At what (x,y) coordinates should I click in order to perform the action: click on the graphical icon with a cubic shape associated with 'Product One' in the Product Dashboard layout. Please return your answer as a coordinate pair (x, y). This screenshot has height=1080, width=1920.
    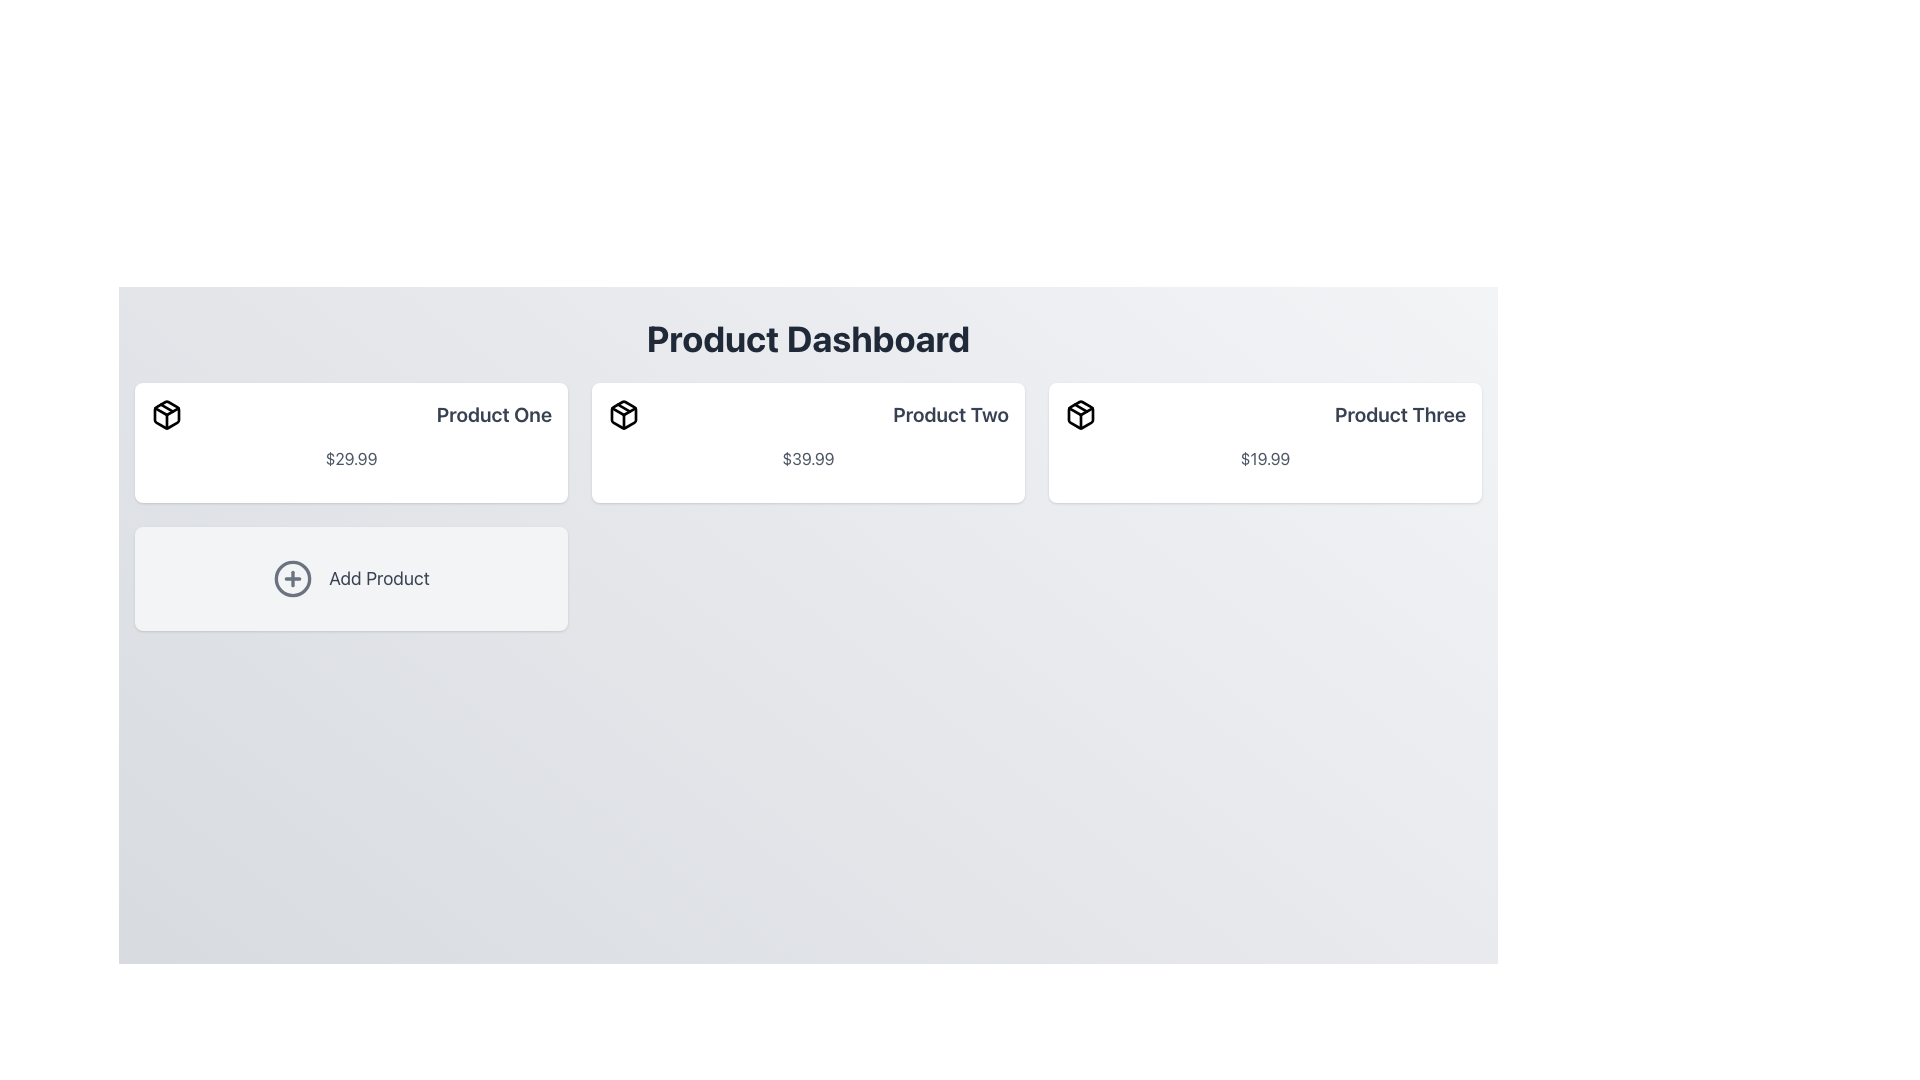
    Looking at the image, I should click on (167, 414).